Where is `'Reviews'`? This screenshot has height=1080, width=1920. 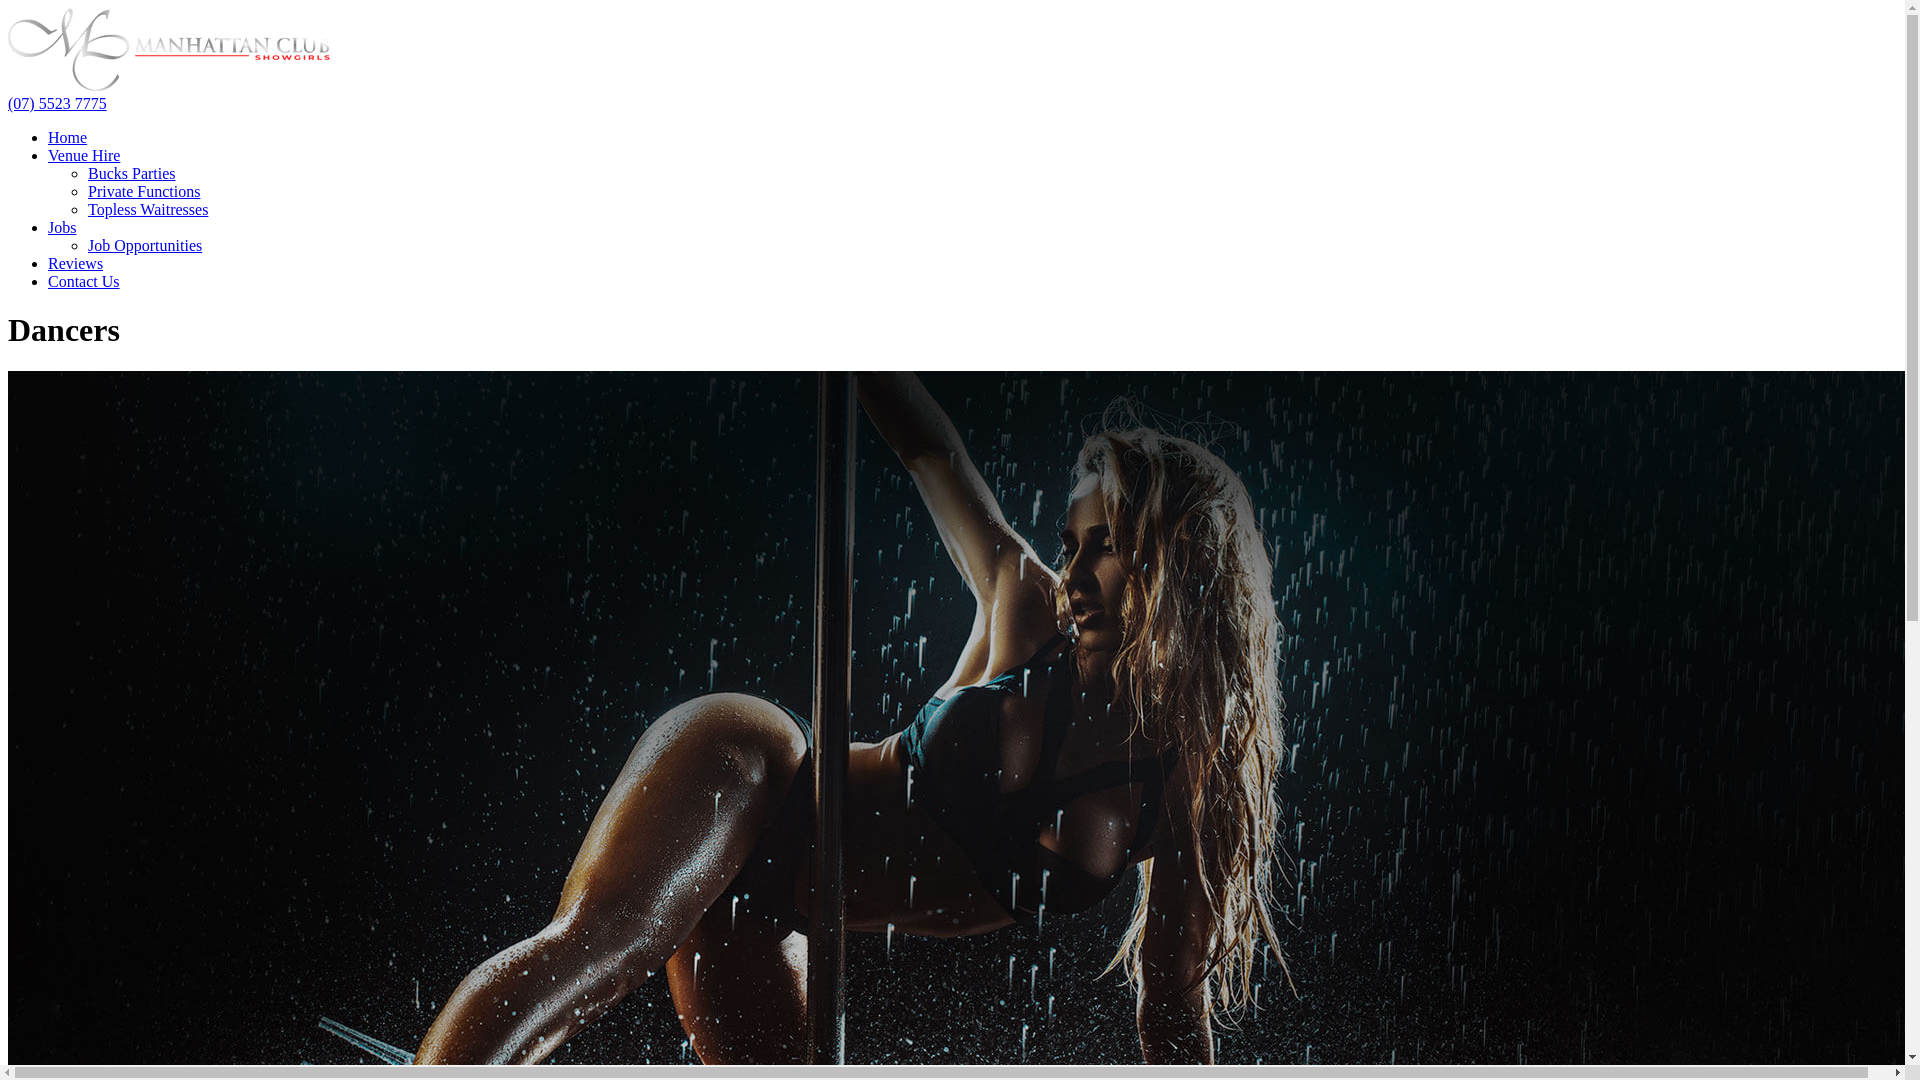
'Reviews' is located at coordinates (75, 262).